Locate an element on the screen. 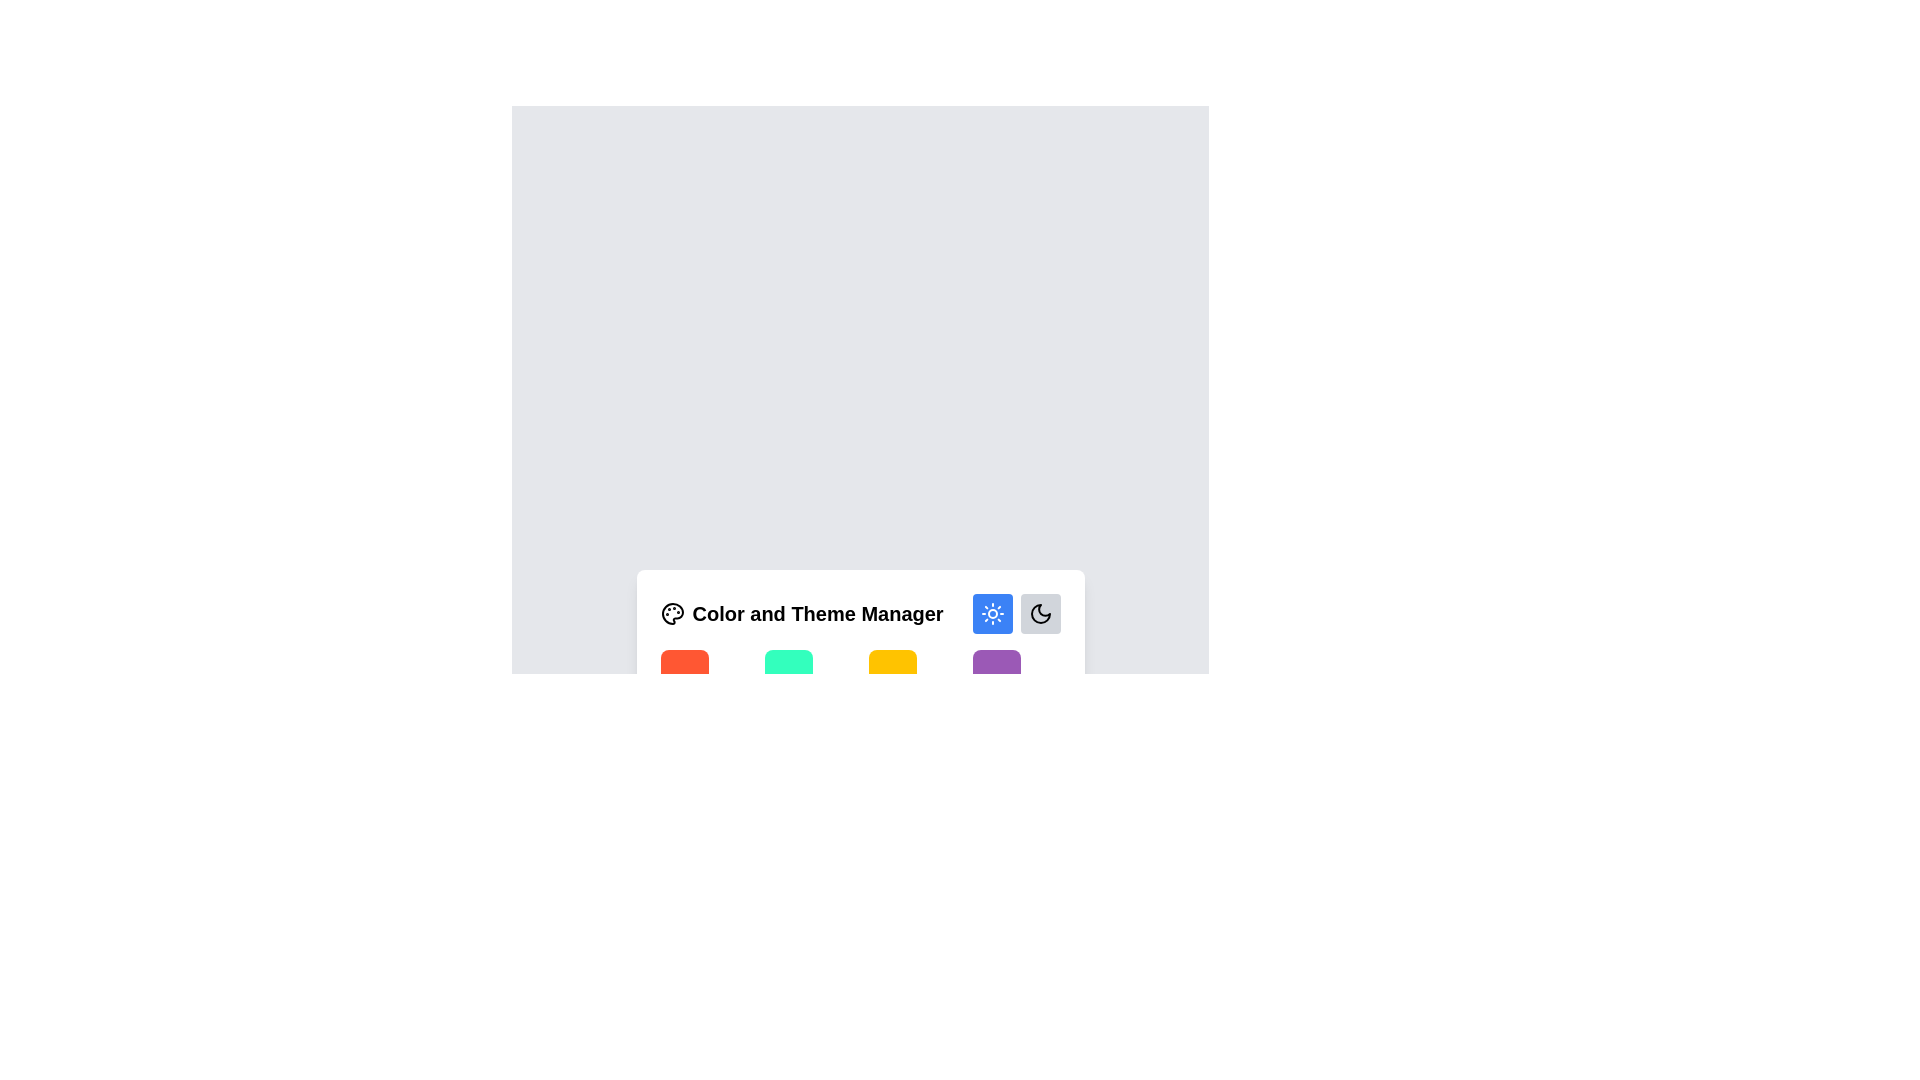 Image resolution: width=1920 pixels, height=1080 pixels. the text heading 'Color and Theme Manager' which is styled in bold and accompanied by a palette icon on its left is located at coordinates (802, 612).